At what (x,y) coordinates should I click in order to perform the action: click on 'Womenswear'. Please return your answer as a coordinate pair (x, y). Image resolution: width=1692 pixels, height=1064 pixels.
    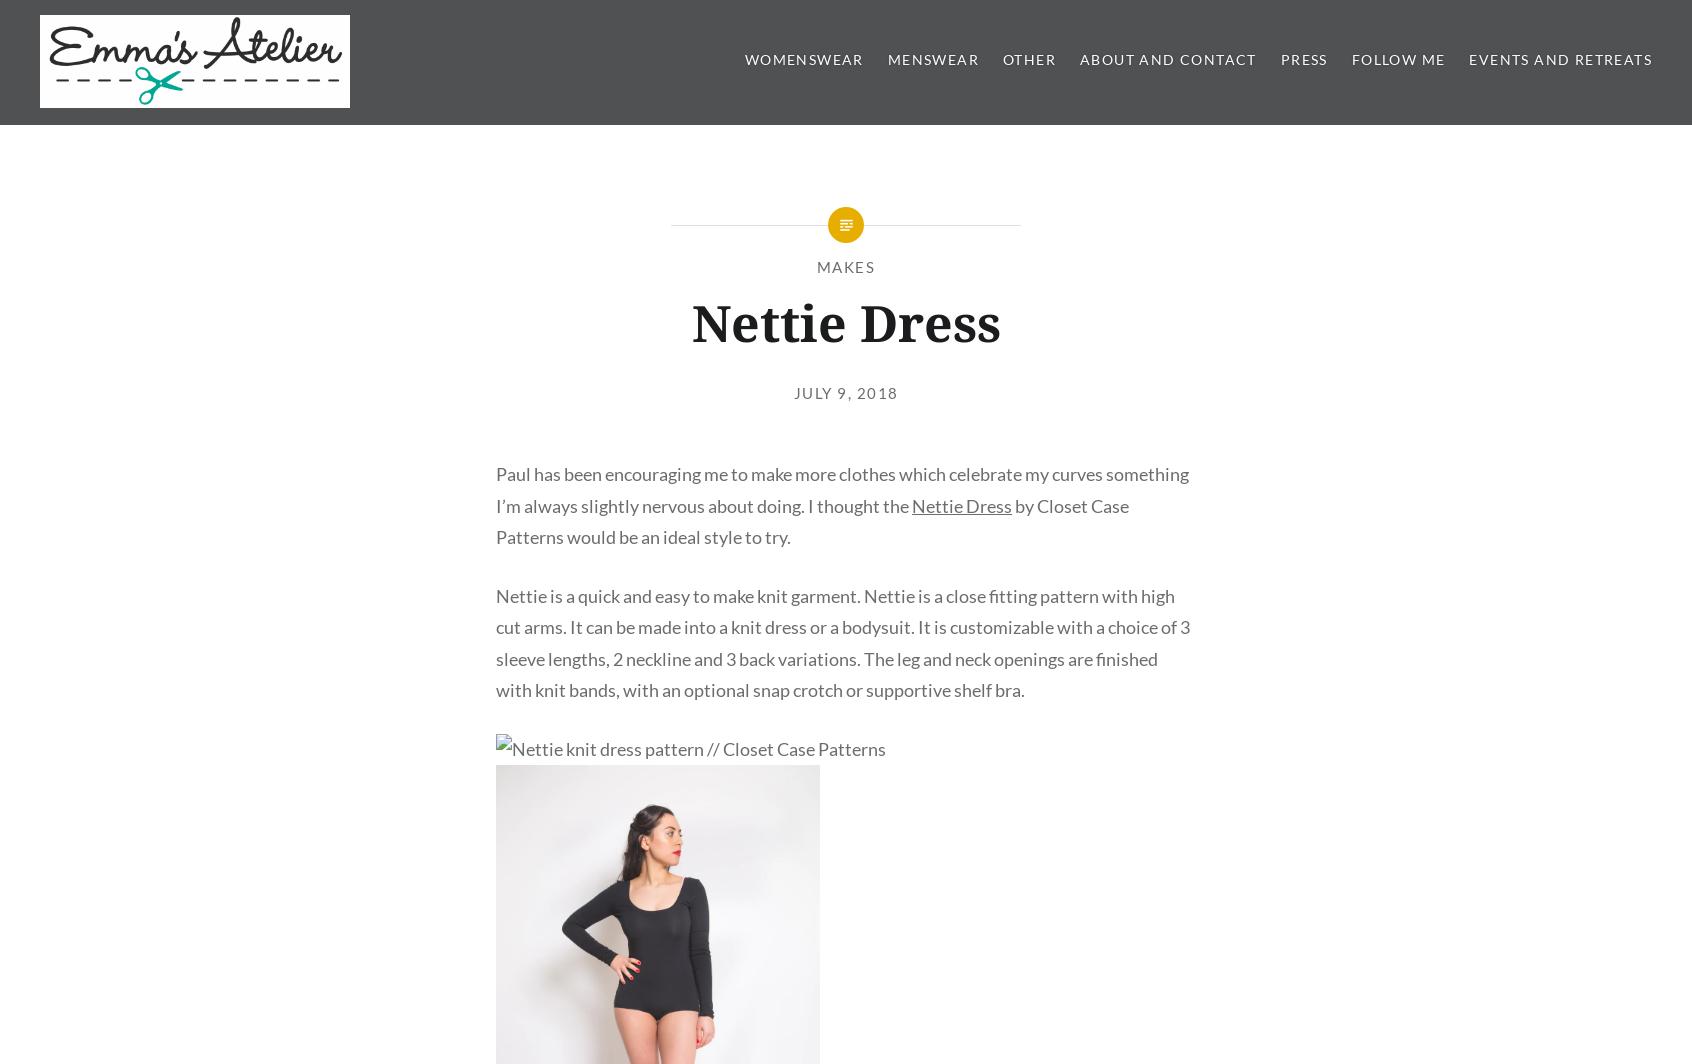
    Looking at the image, I should click on (803, 59).